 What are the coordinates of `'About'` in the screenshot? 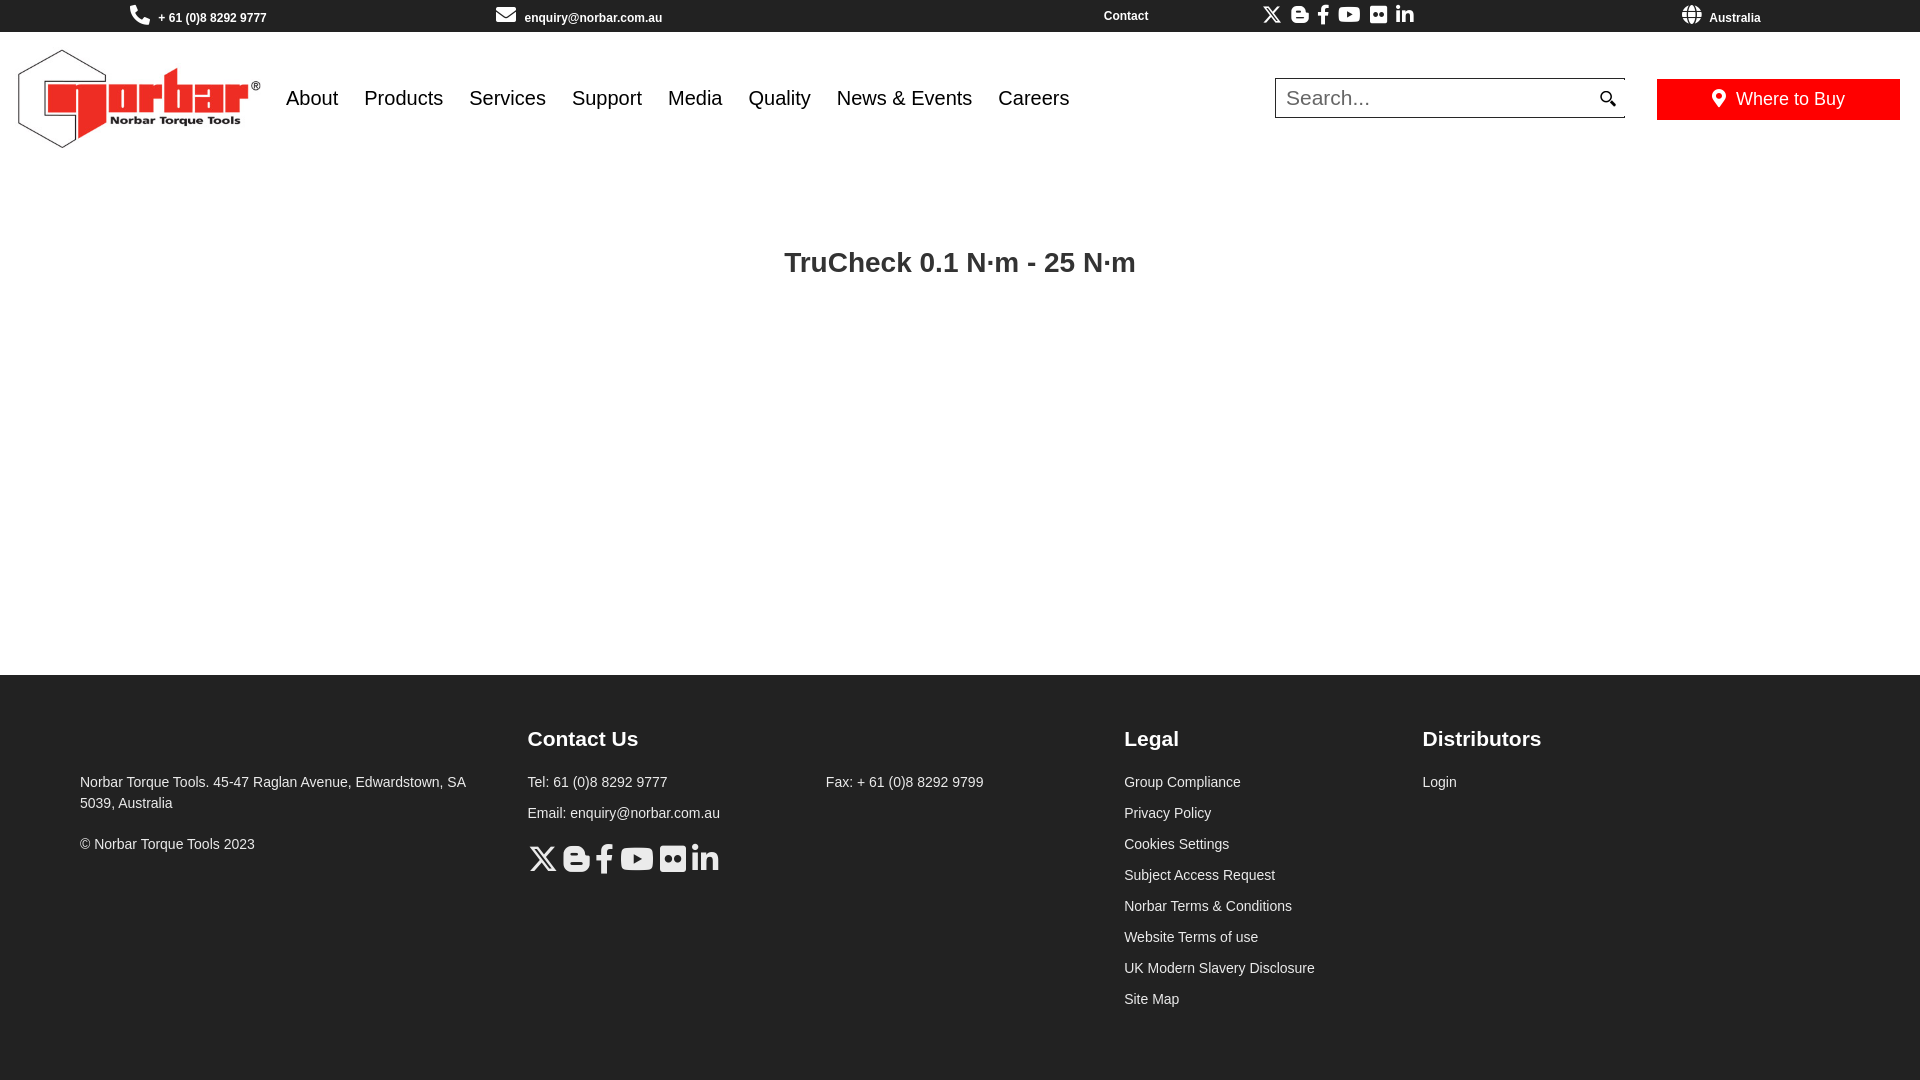 It's located at (311, 98).